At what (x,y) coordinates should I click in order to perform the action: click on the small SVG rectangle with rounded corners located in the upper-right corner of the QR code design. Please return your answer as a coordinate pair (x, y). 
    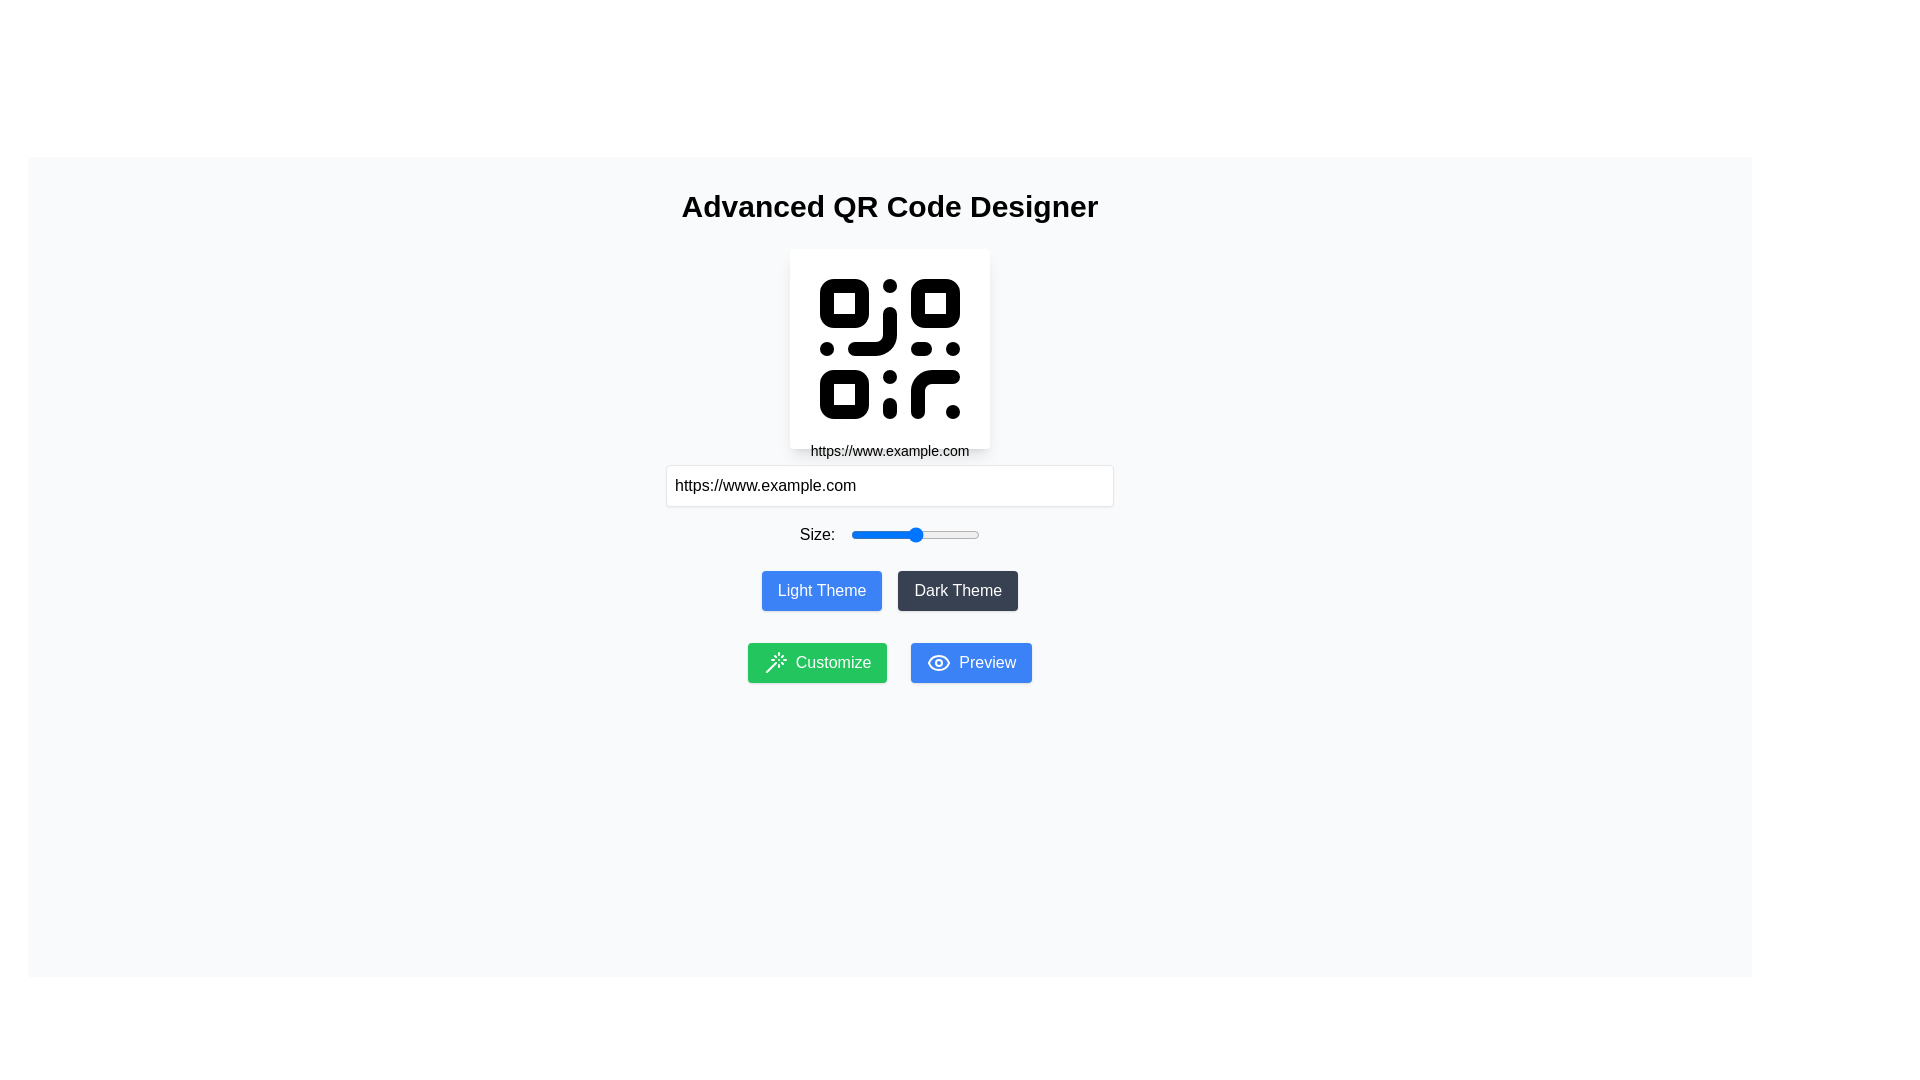
    Looking at the image, I should click on (934, 303).